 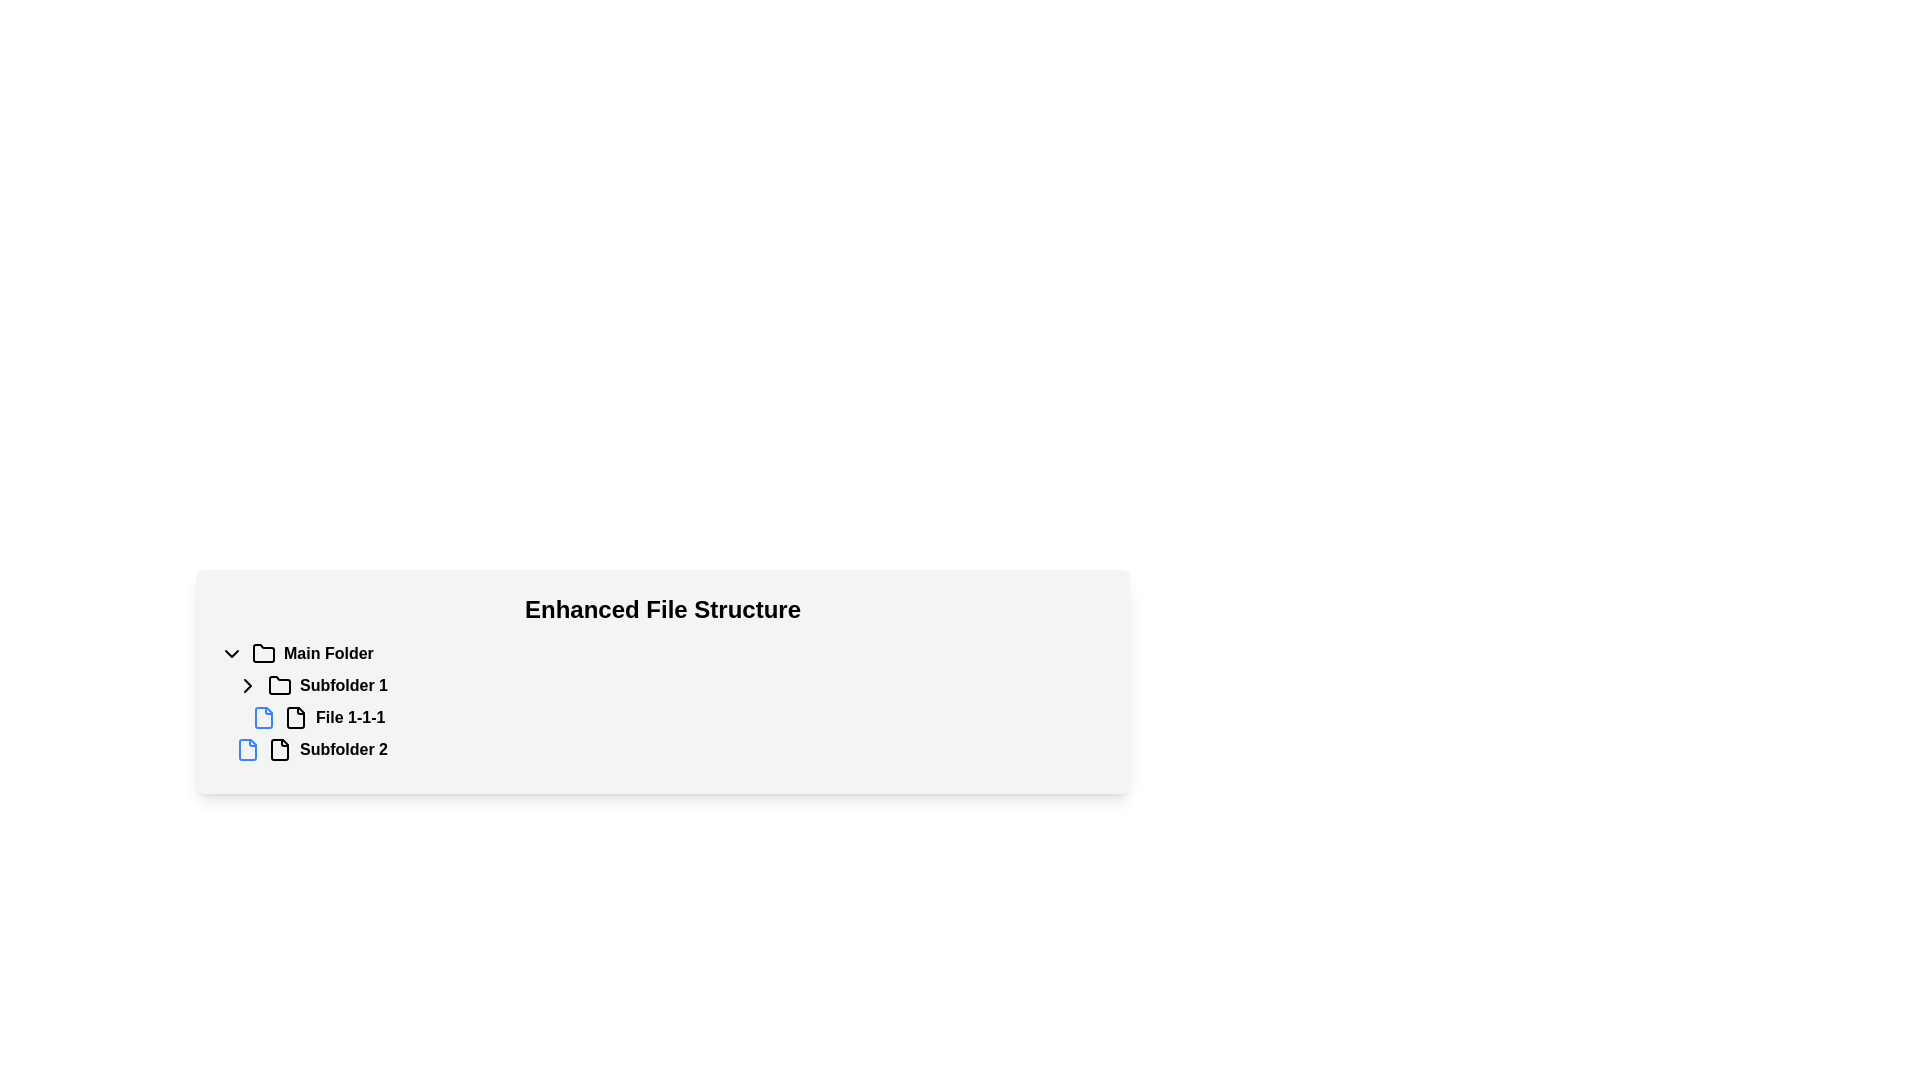 I want to click on the third icon in the row associated with the label 'Subfolder 2', which visually represents a file, so click(x=278, y=749).